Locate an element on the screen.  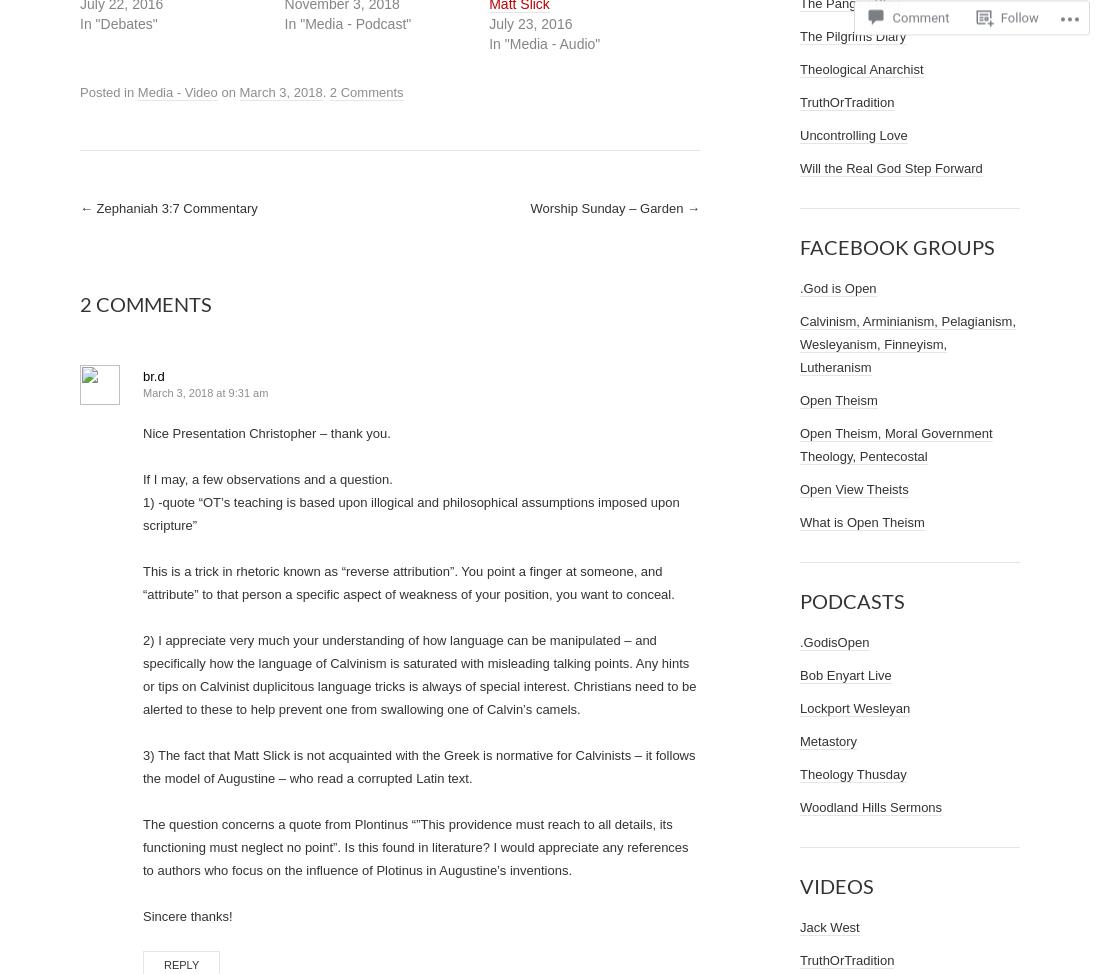
'March 3, 2018 at 9:31 am' is located at coordinates (204, 392).